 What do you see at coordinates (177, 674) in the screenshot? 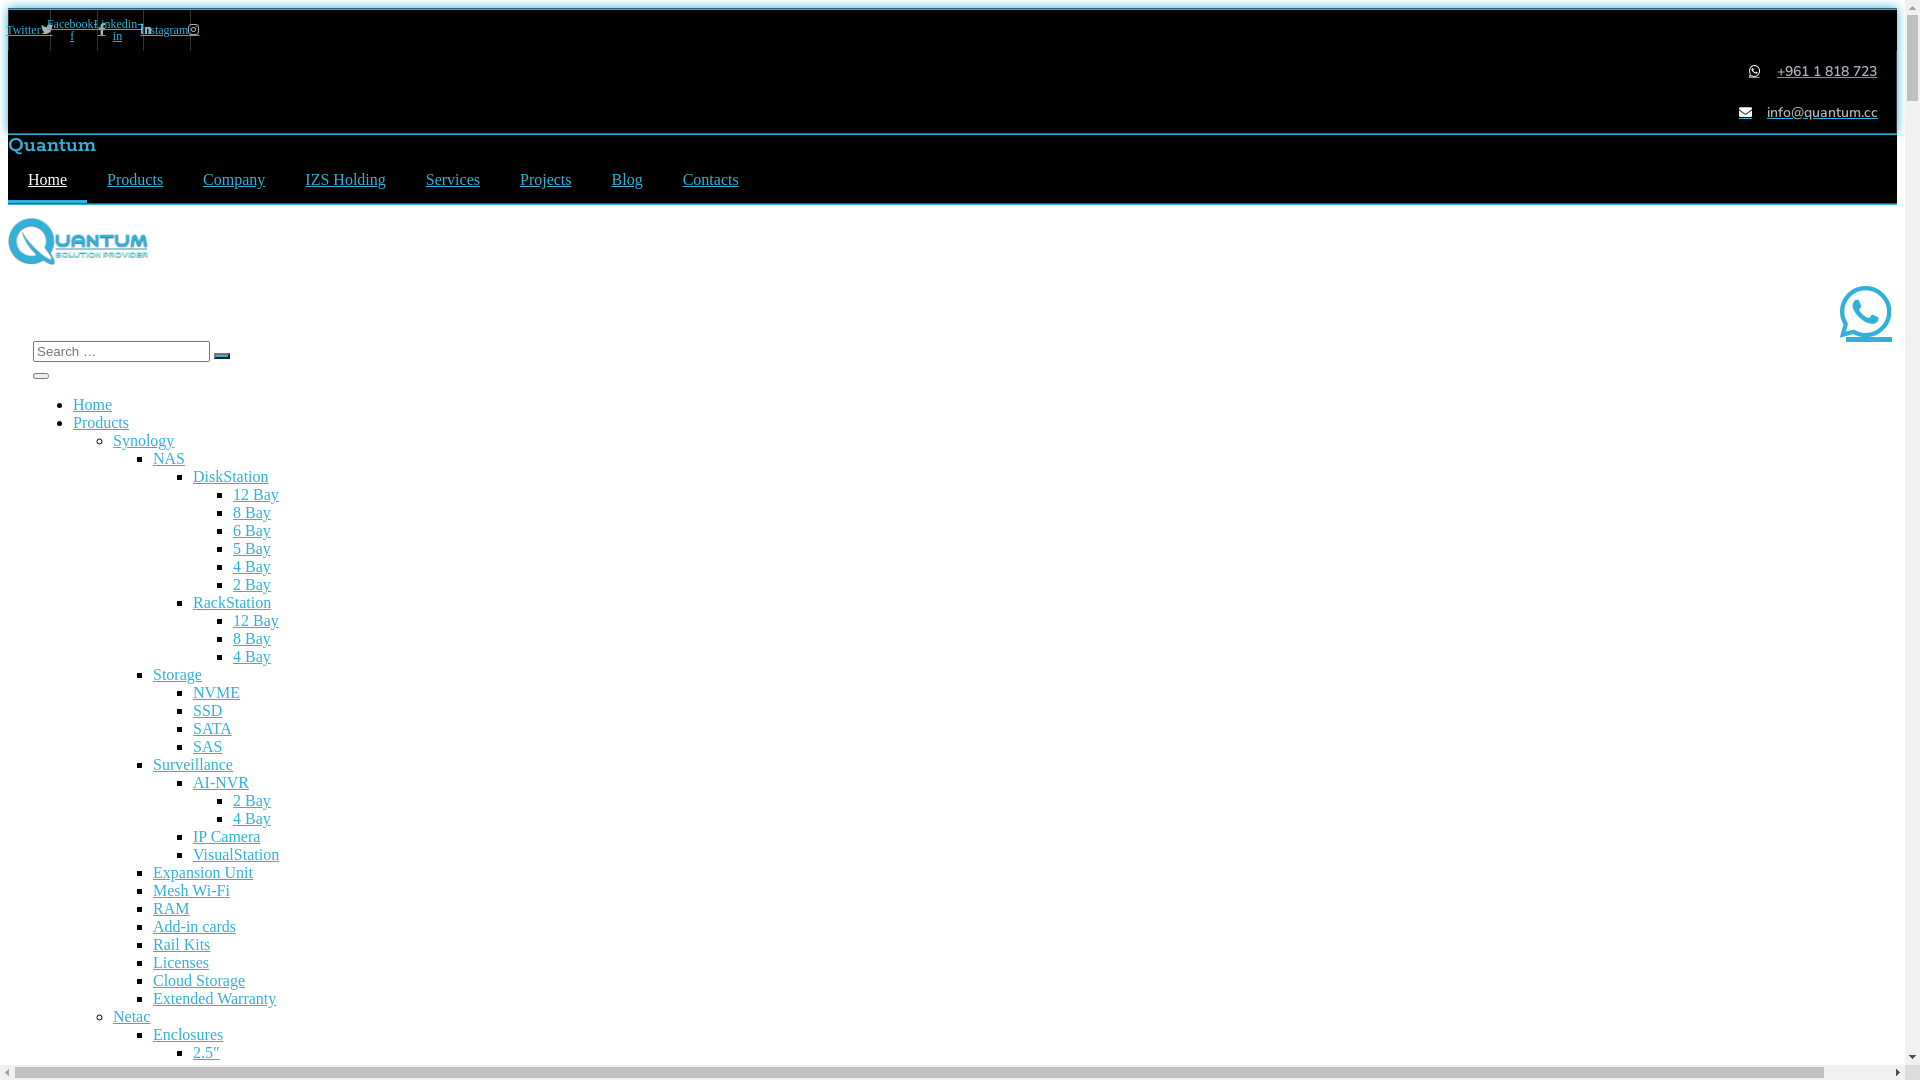
I see `'Storage'` at bounding box center [177, 674].